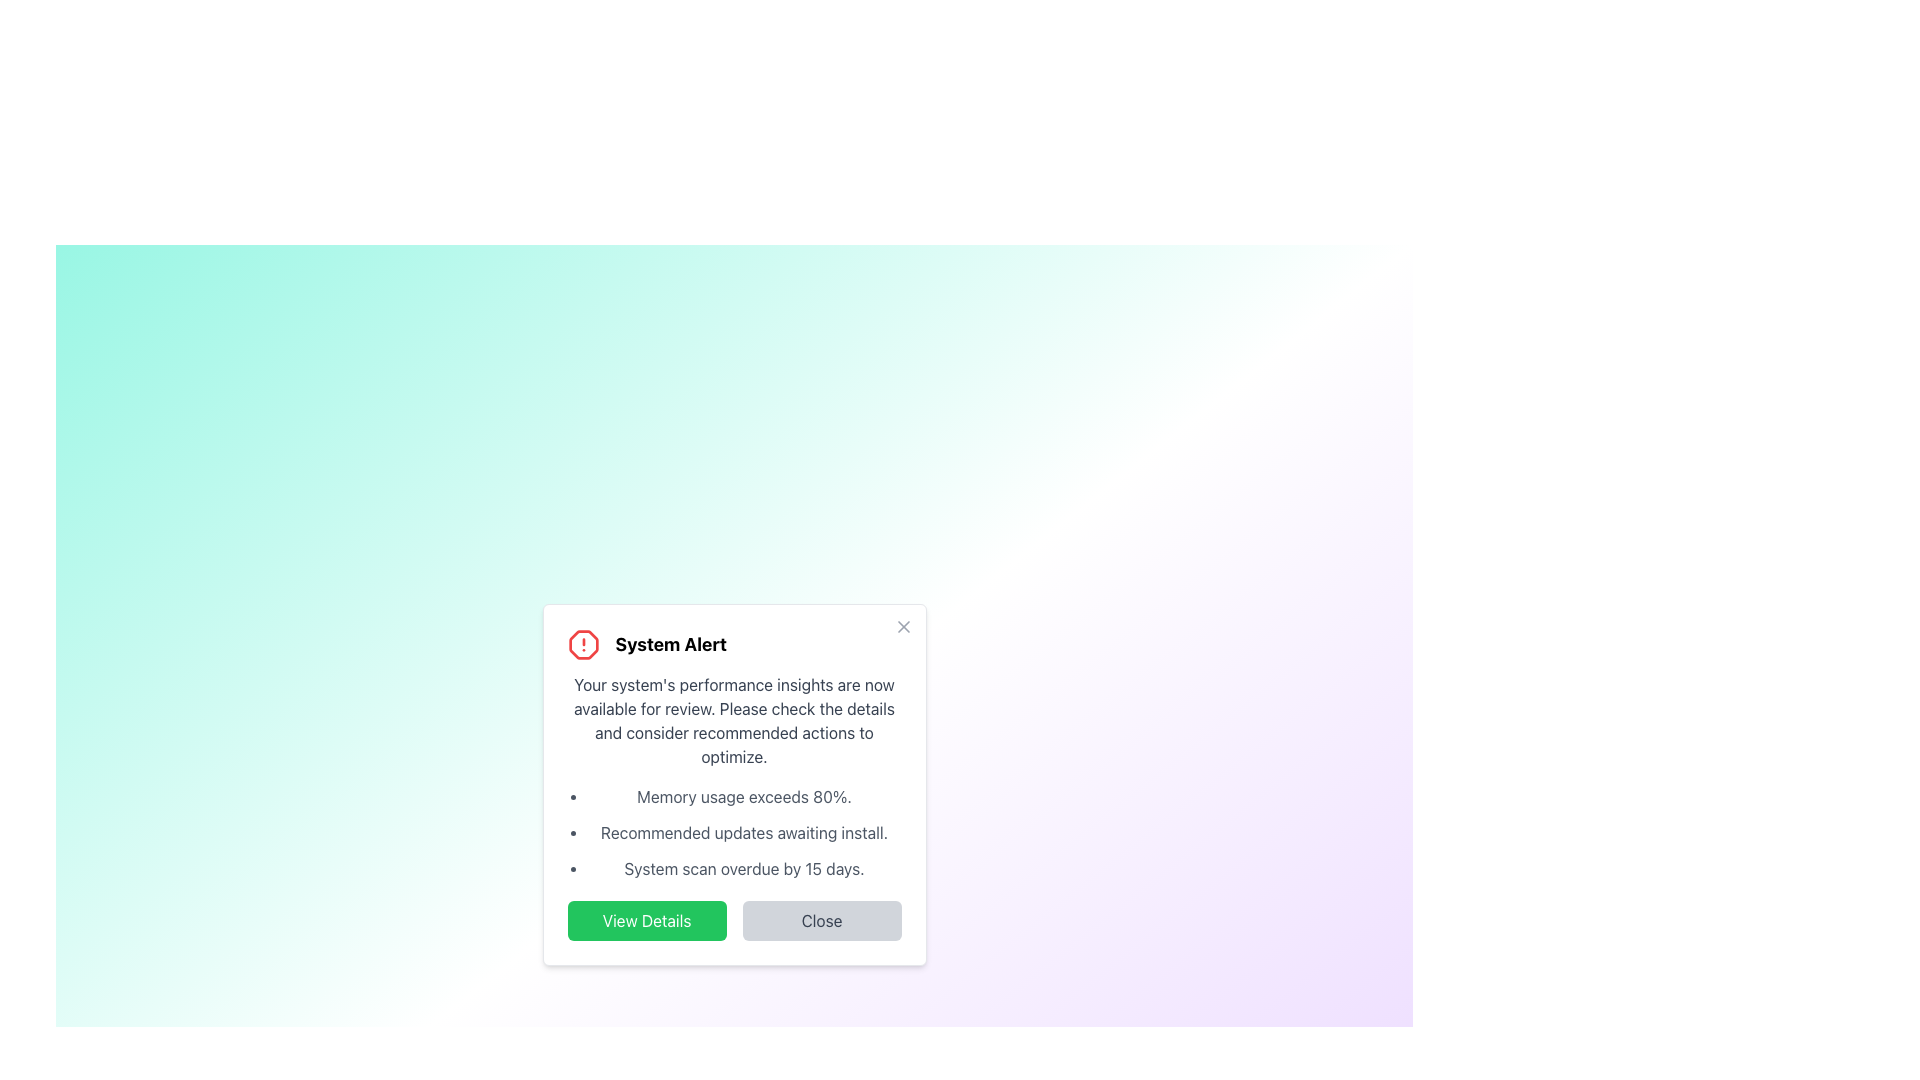  I want to click on the text element displaying 'Memory usage exceeds 80%.' which is the first item in the bulleted list under the 'System Alert' heading, so click(743, 796).